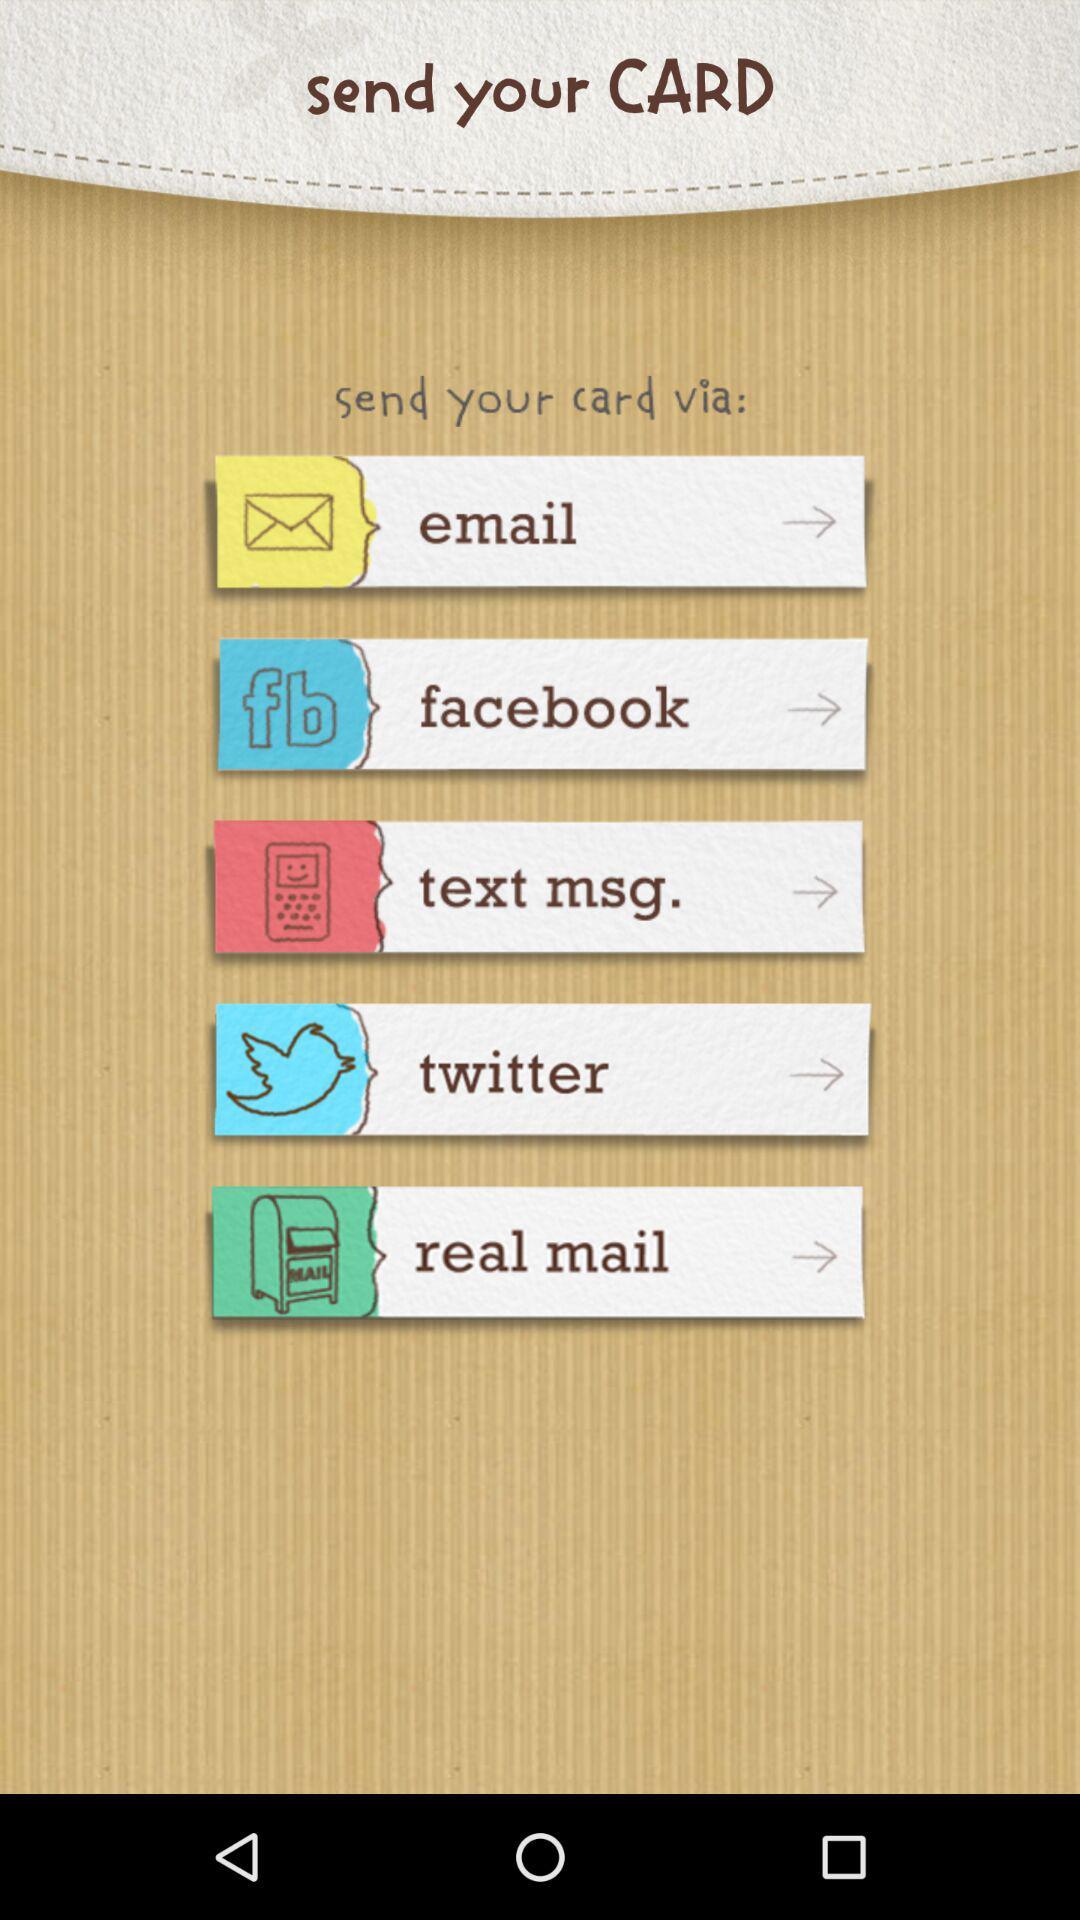 Image resolution: width=1080 pixels, height=1920 pixels. Describe the element at coordinates (540, 1080) in the screenshot. I see `the messenger` at that location.